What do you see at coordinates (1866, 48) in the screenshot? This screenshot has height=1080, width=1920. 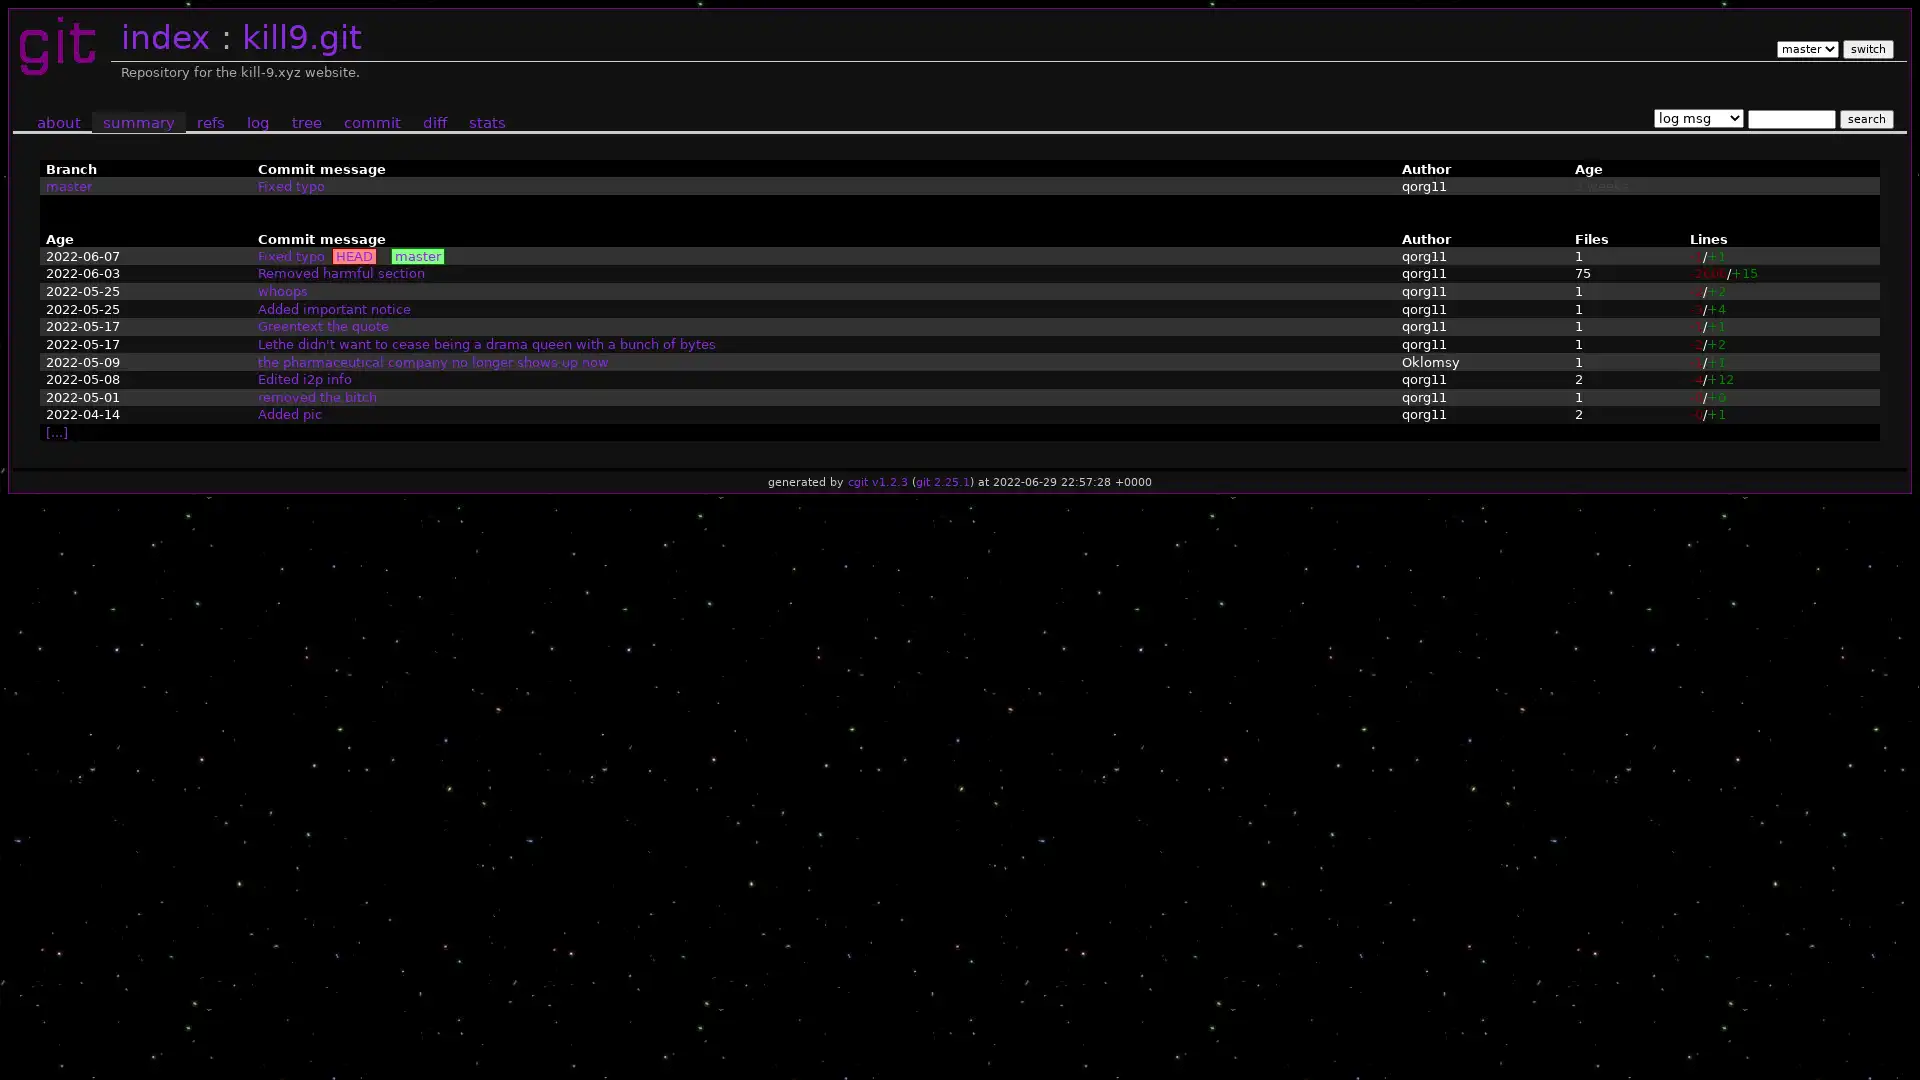 I see `switch` at bounding box center [1866, 48].